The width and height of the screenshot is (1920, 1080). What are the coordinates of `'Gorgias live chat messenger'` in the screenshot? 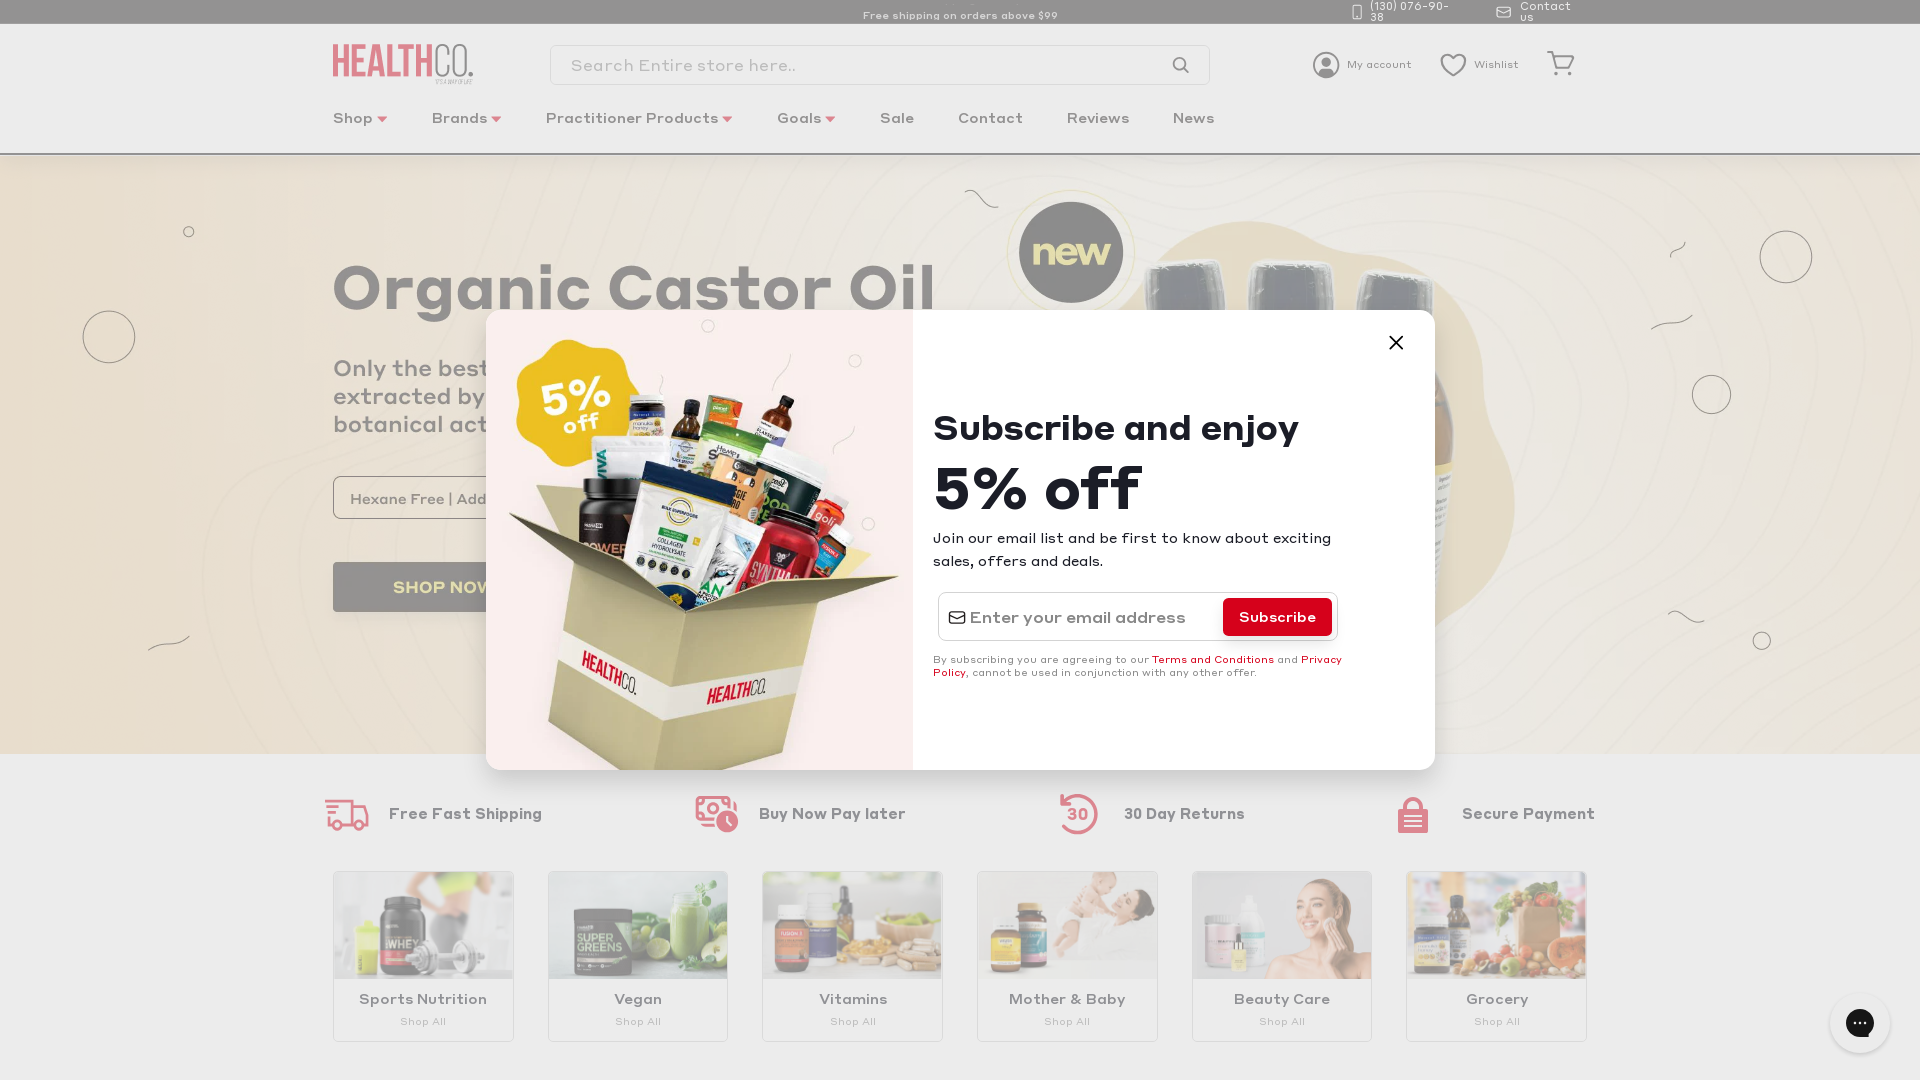 It's located at (1859, 1022).